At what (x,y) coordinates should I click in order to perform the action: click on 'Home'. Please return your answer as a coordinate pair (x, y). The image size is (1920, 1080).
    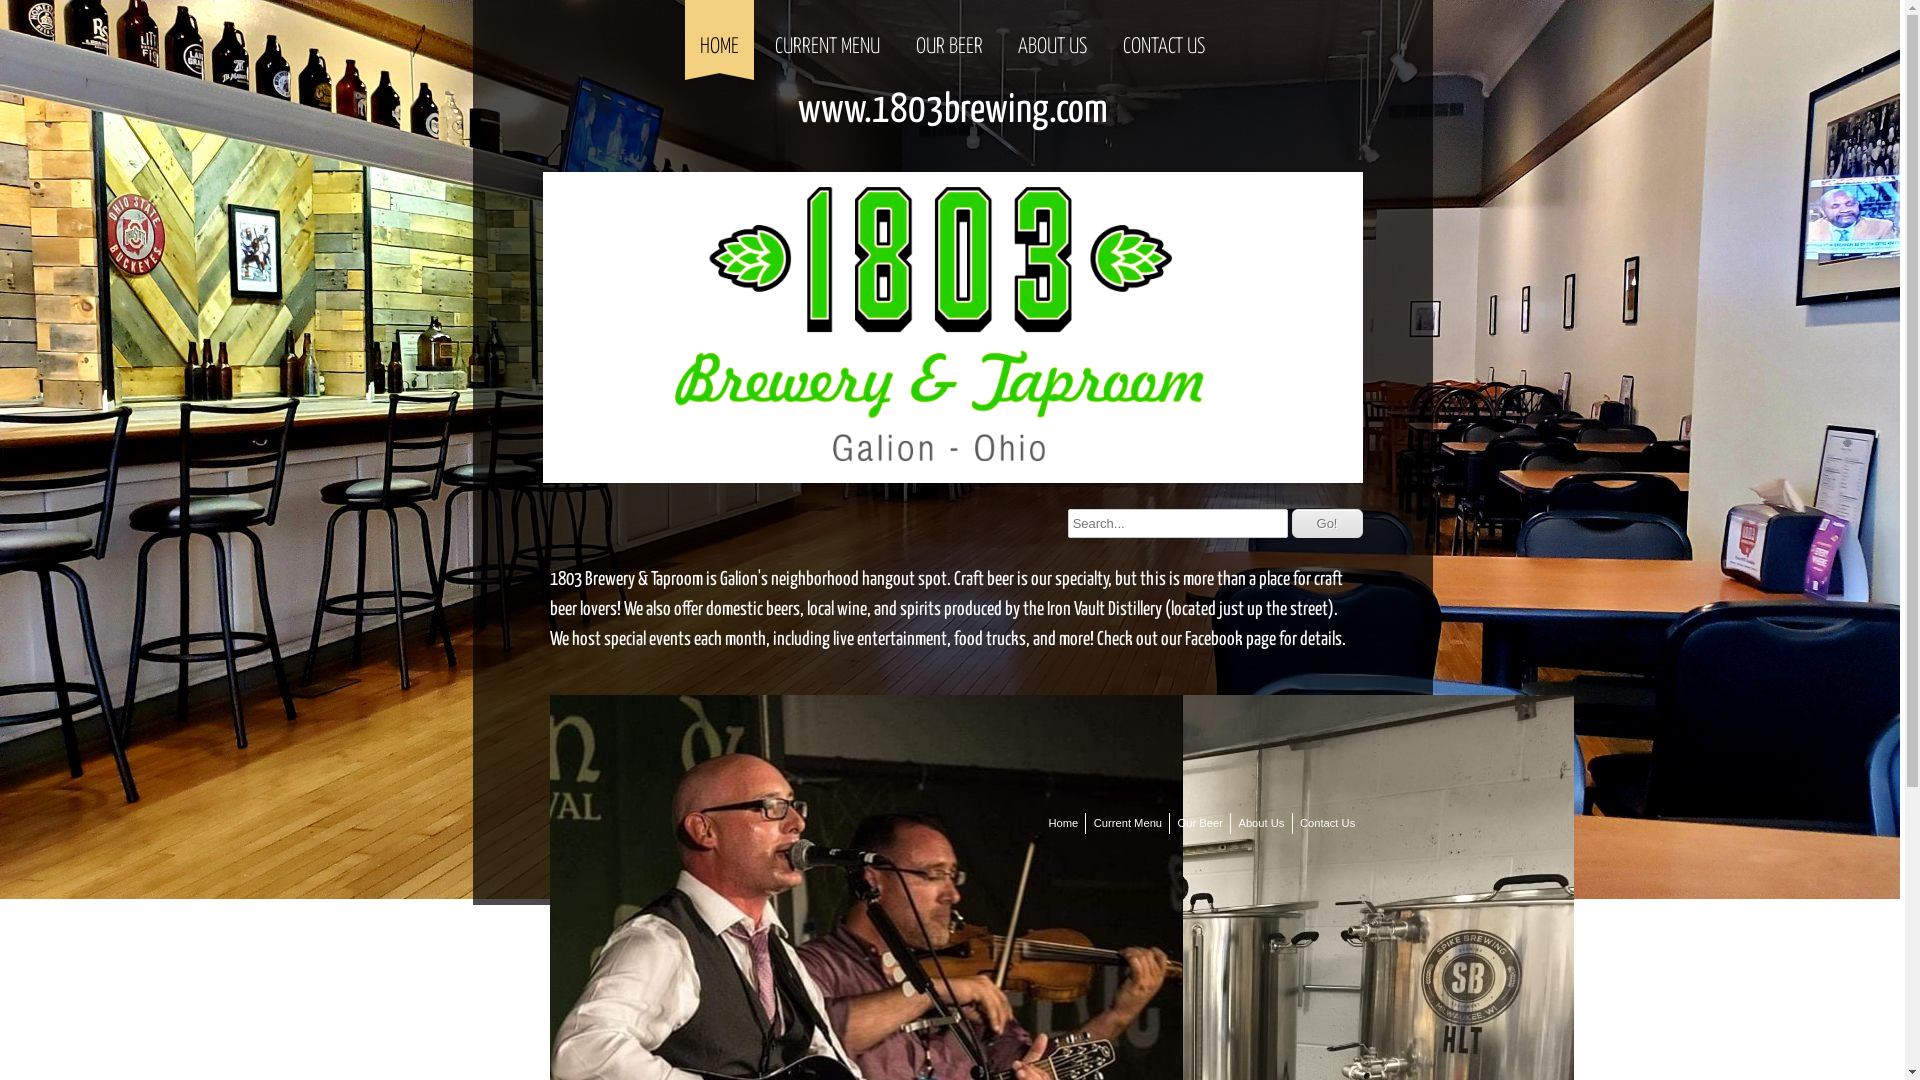
    Looking at the image, I should click on (1061, 823).